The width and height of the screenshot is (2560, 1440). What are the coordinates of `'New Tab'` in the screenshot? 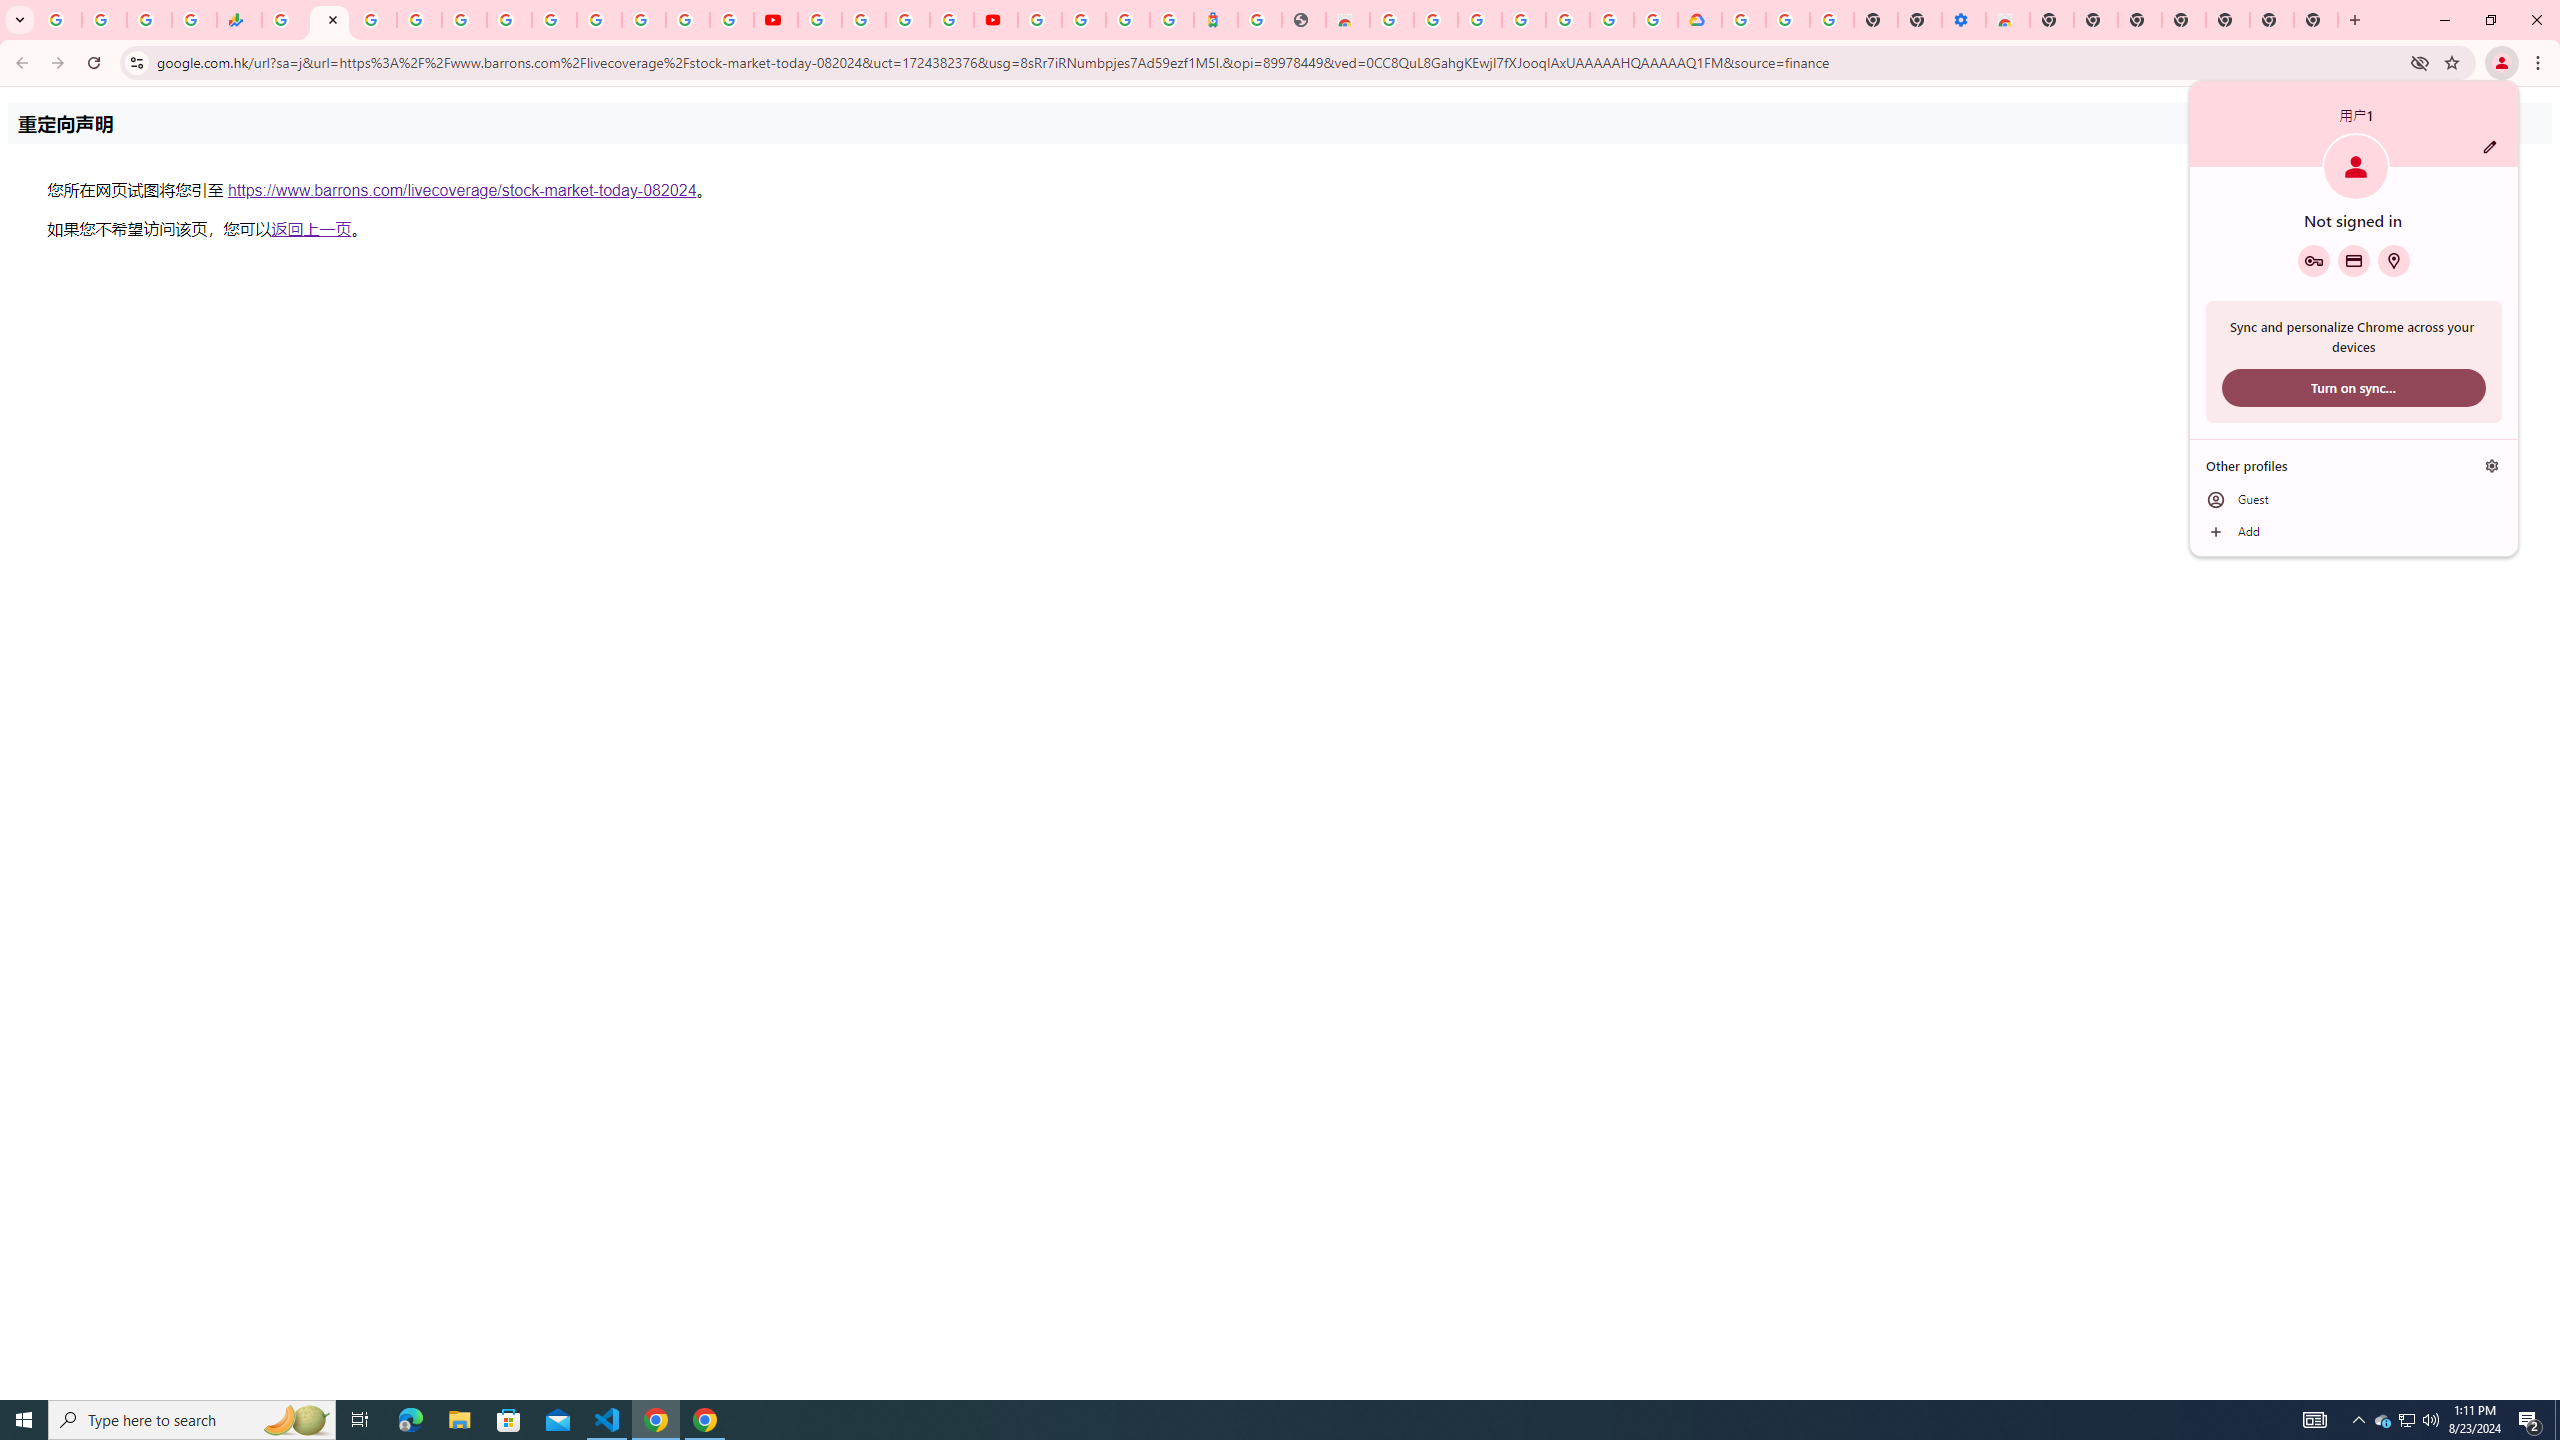 It's located at (2315, 19).